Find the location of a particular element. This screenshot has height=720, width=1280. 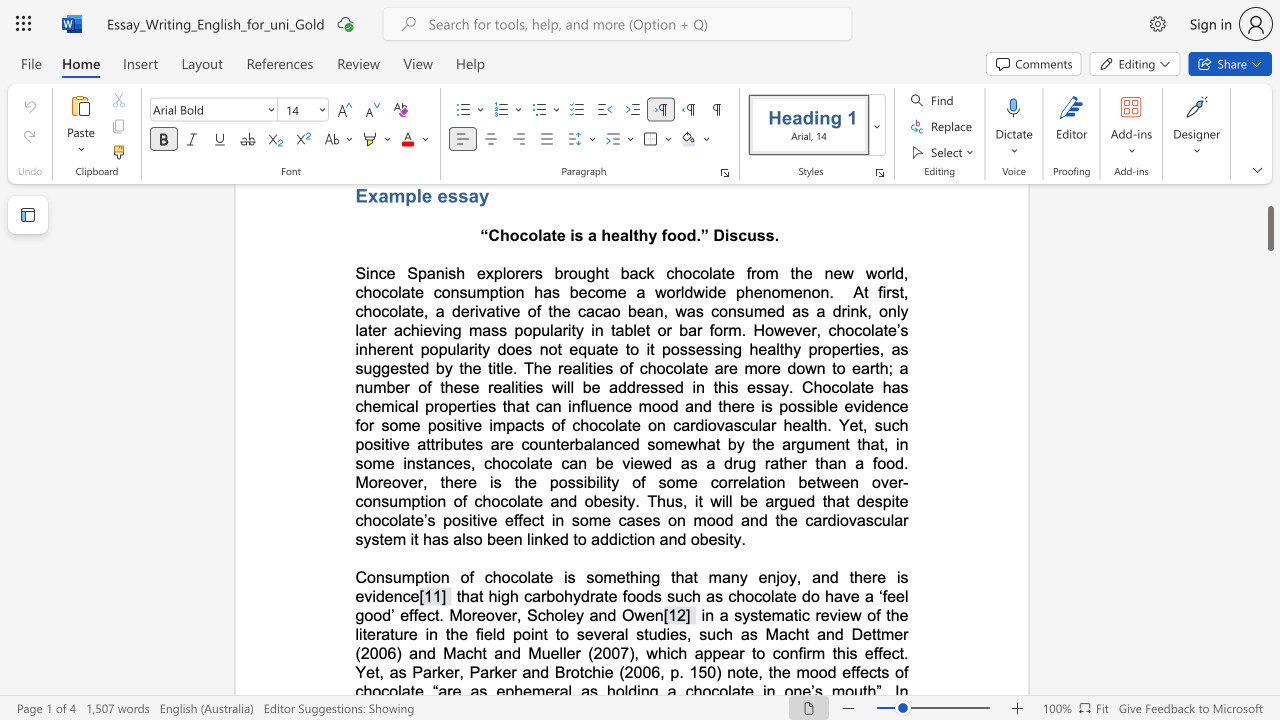

the scrollbar and move down 1480 pixels is located at coordinates (1269, 227).